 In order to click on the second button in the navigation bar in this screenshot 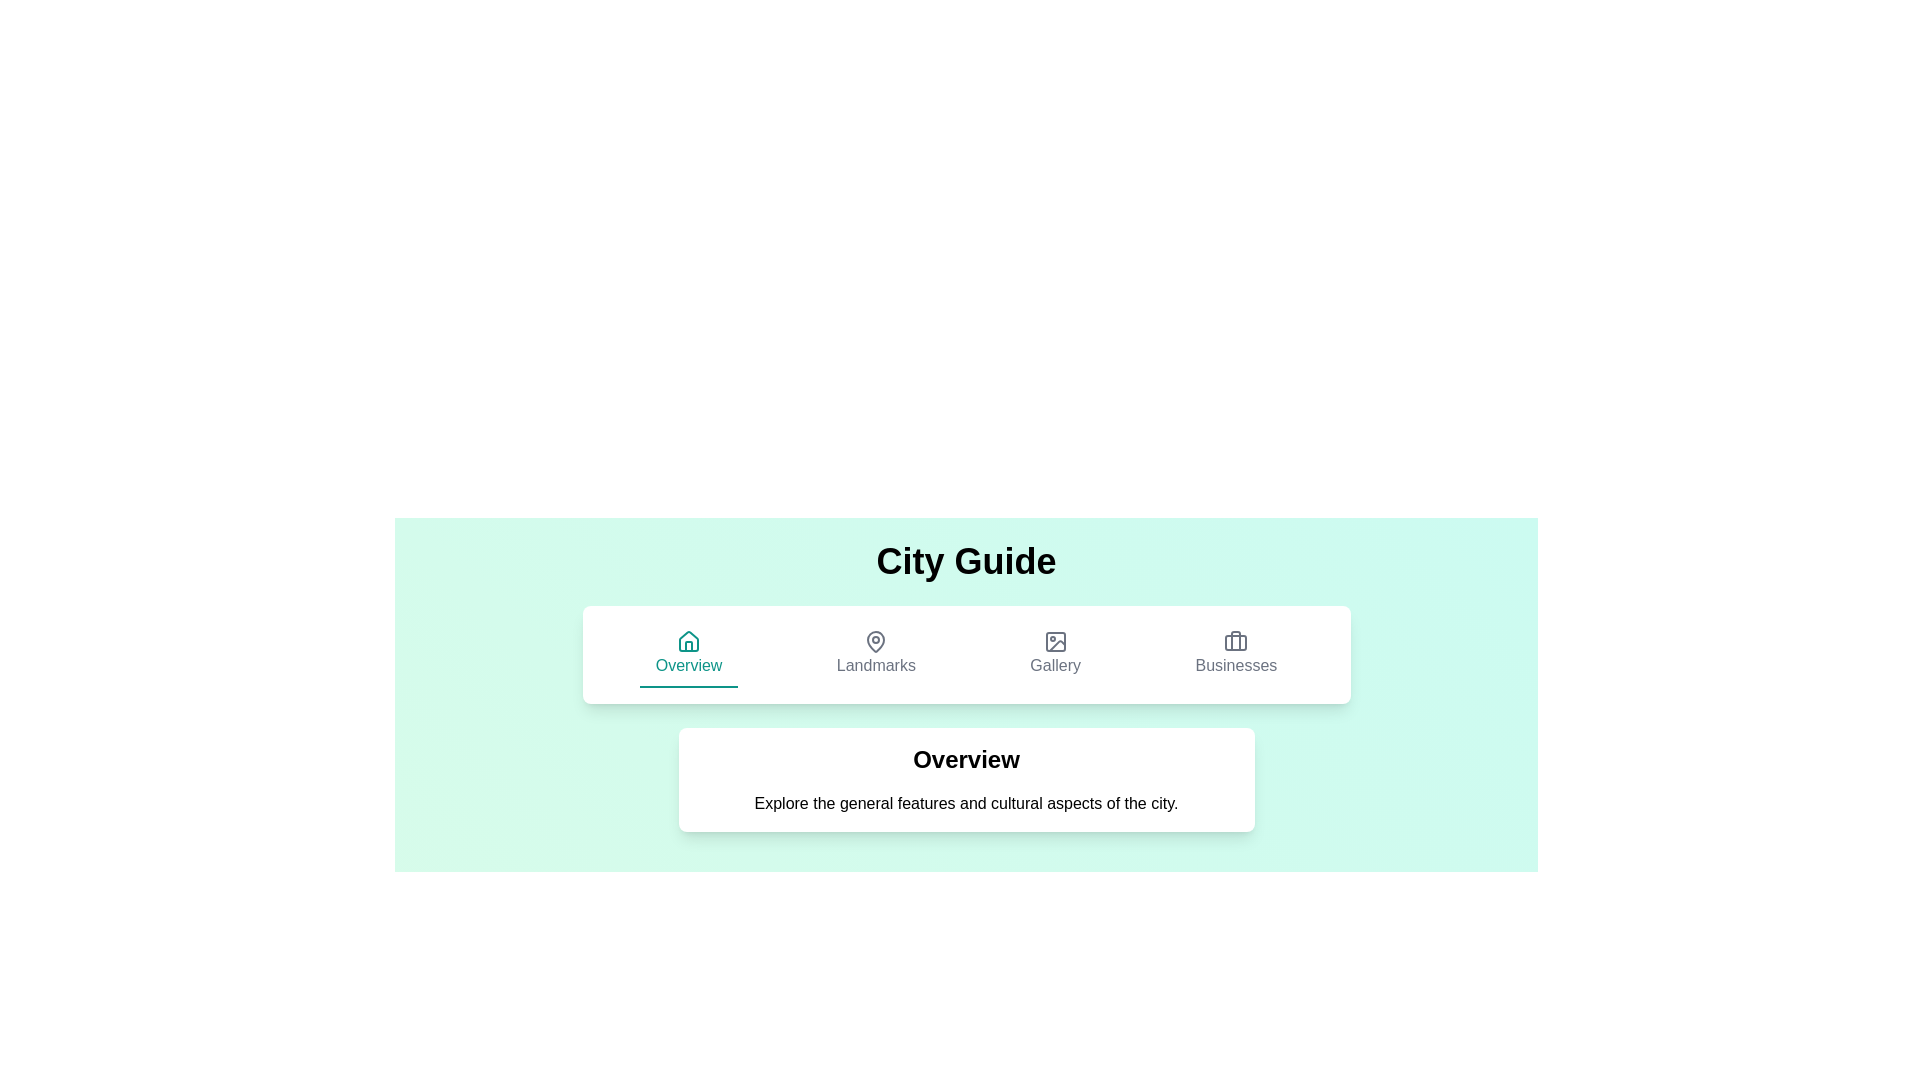, I will do `click(876, 655)`.